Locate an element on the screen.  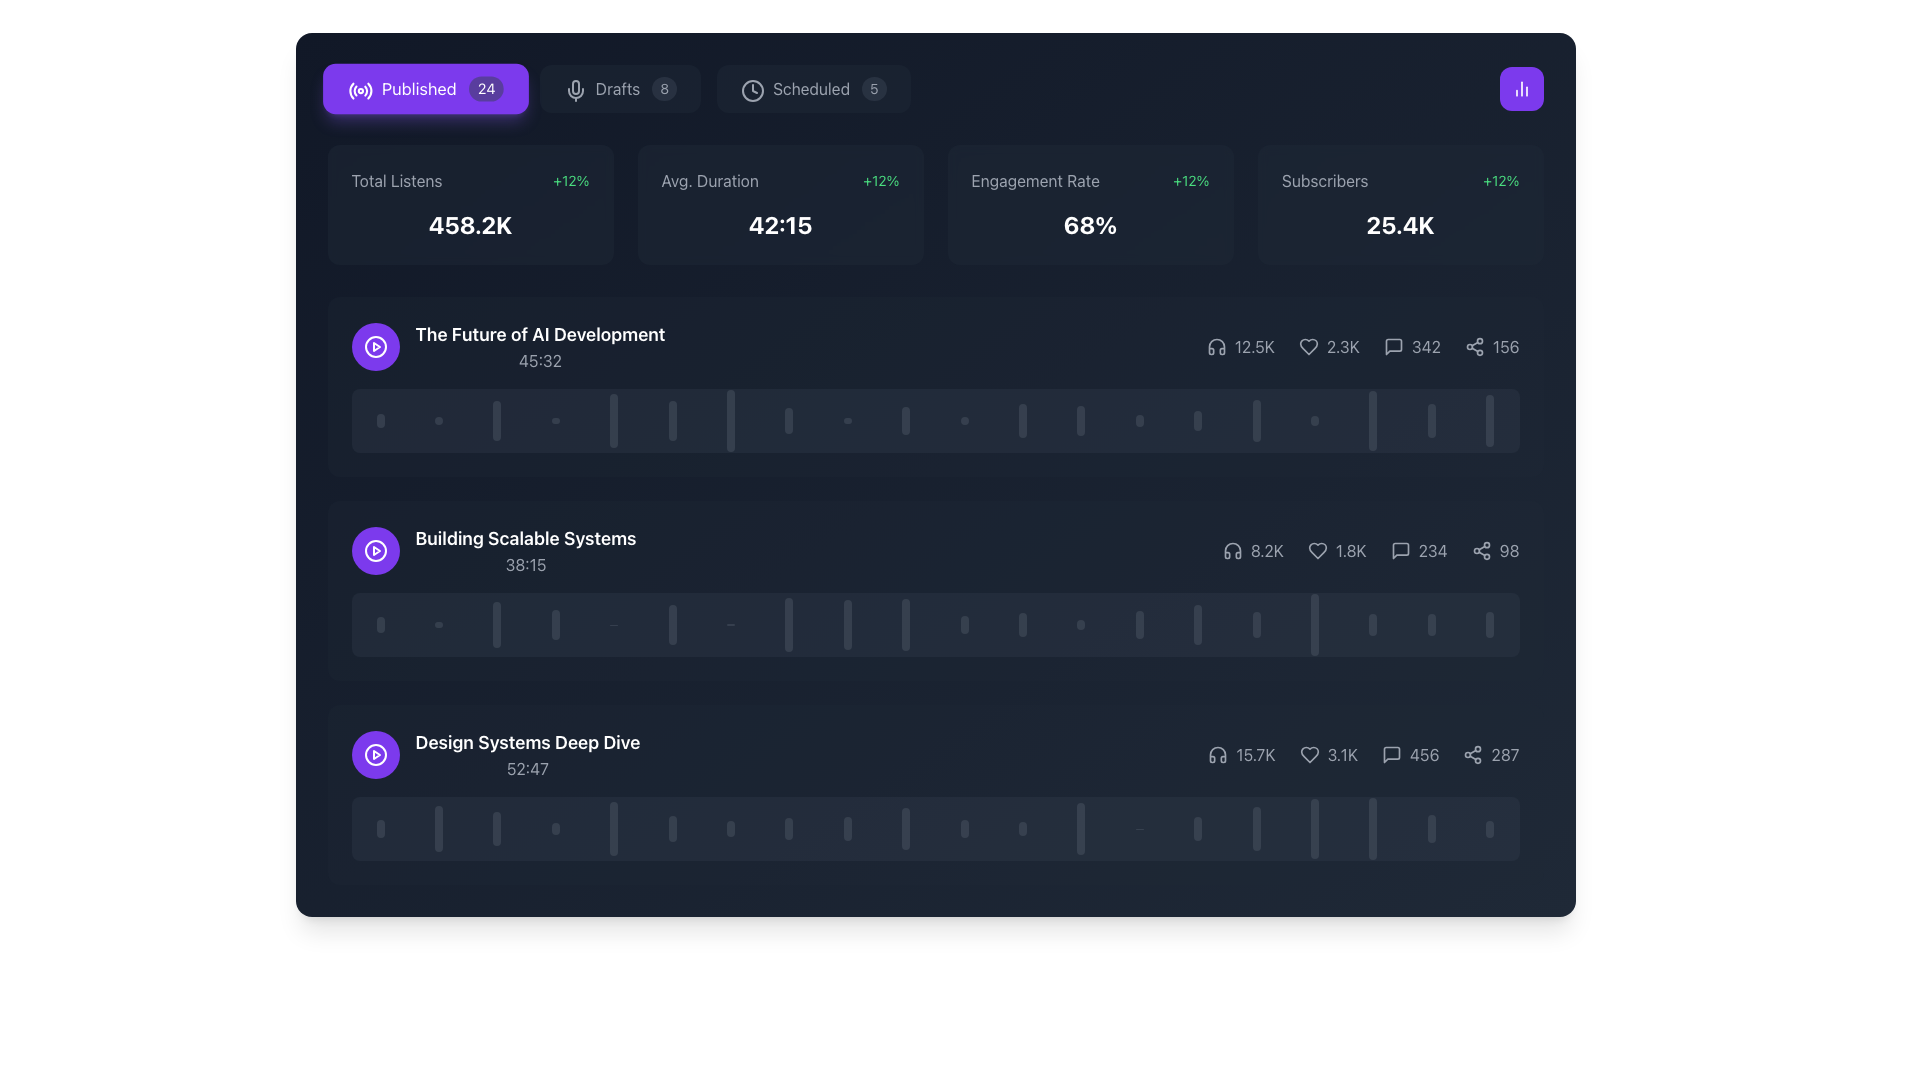
the seventeenth vertical Indicator bar in the timeline section of the page, which visually represents a data point within a series of similar bars is located at coordinates (1315, 419).